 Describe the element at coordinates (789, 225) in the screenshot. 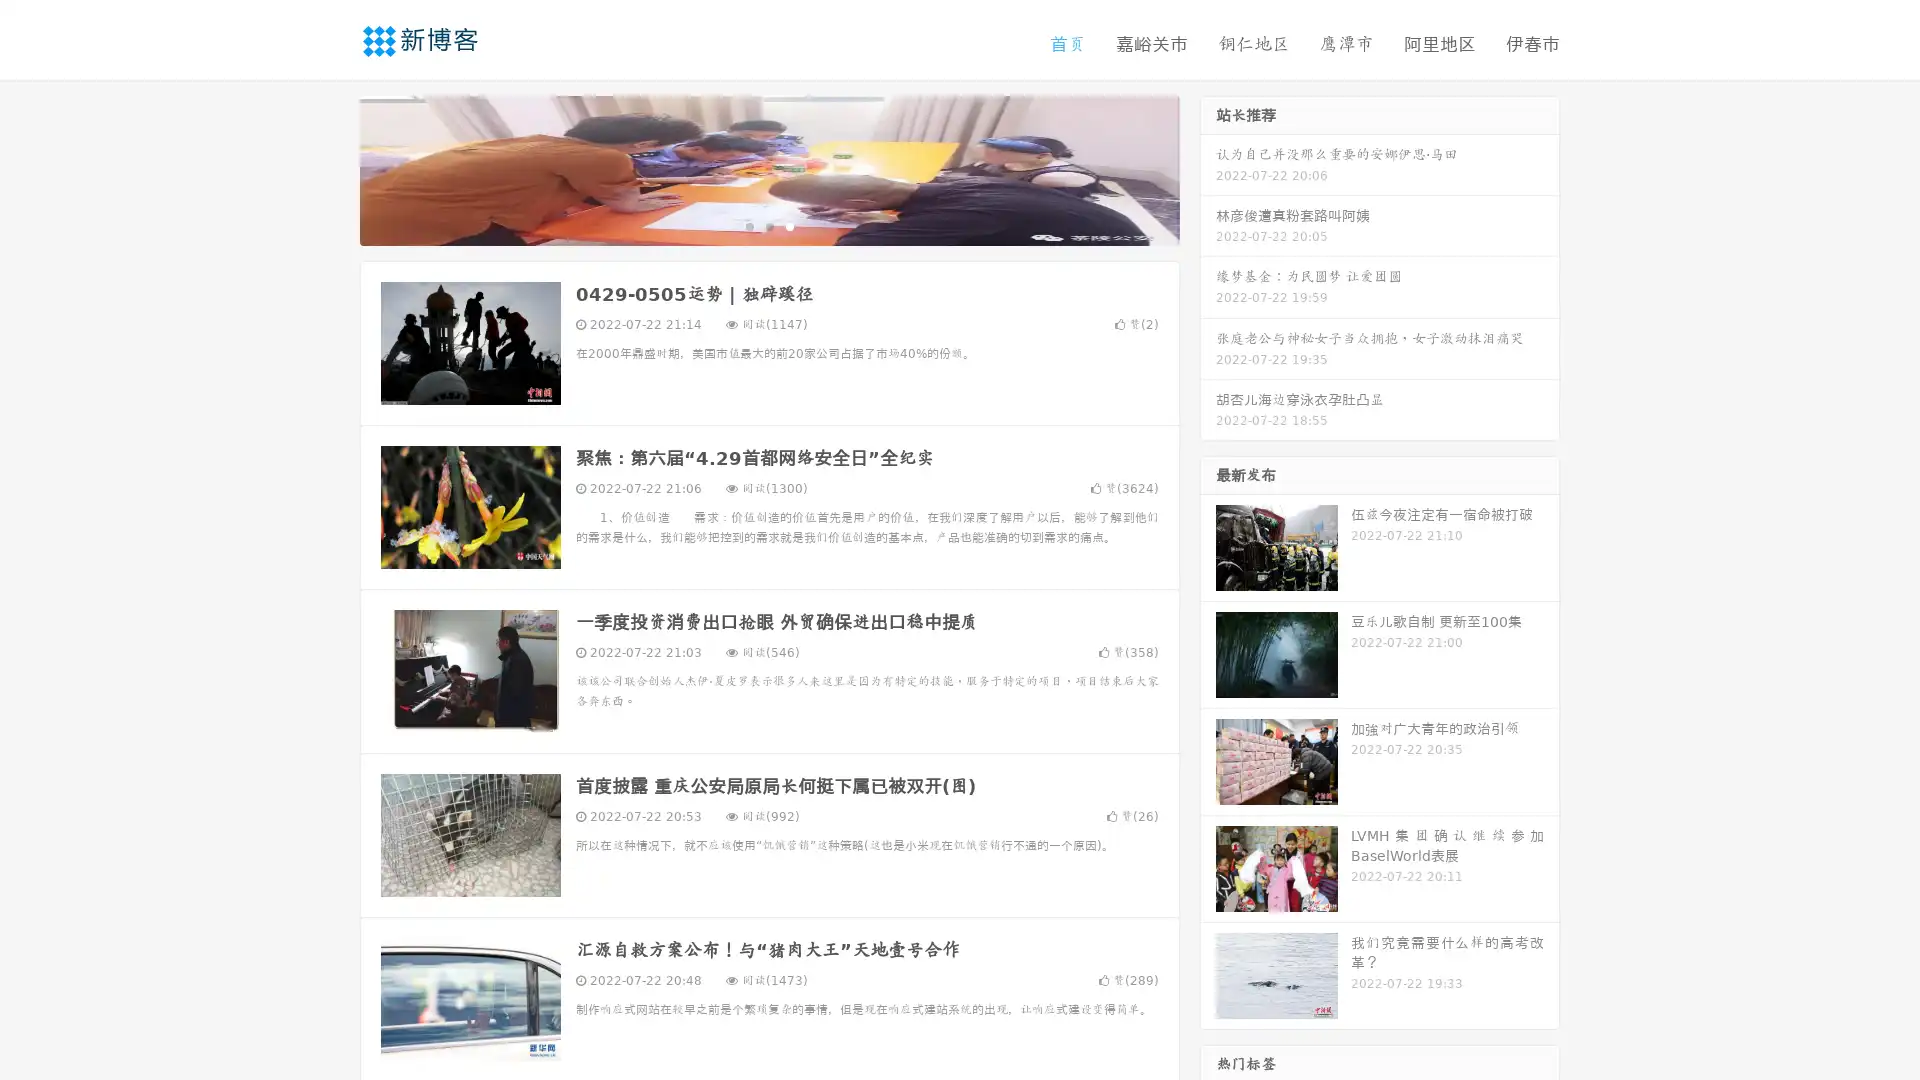

I see `Go to slide 3` at that location.